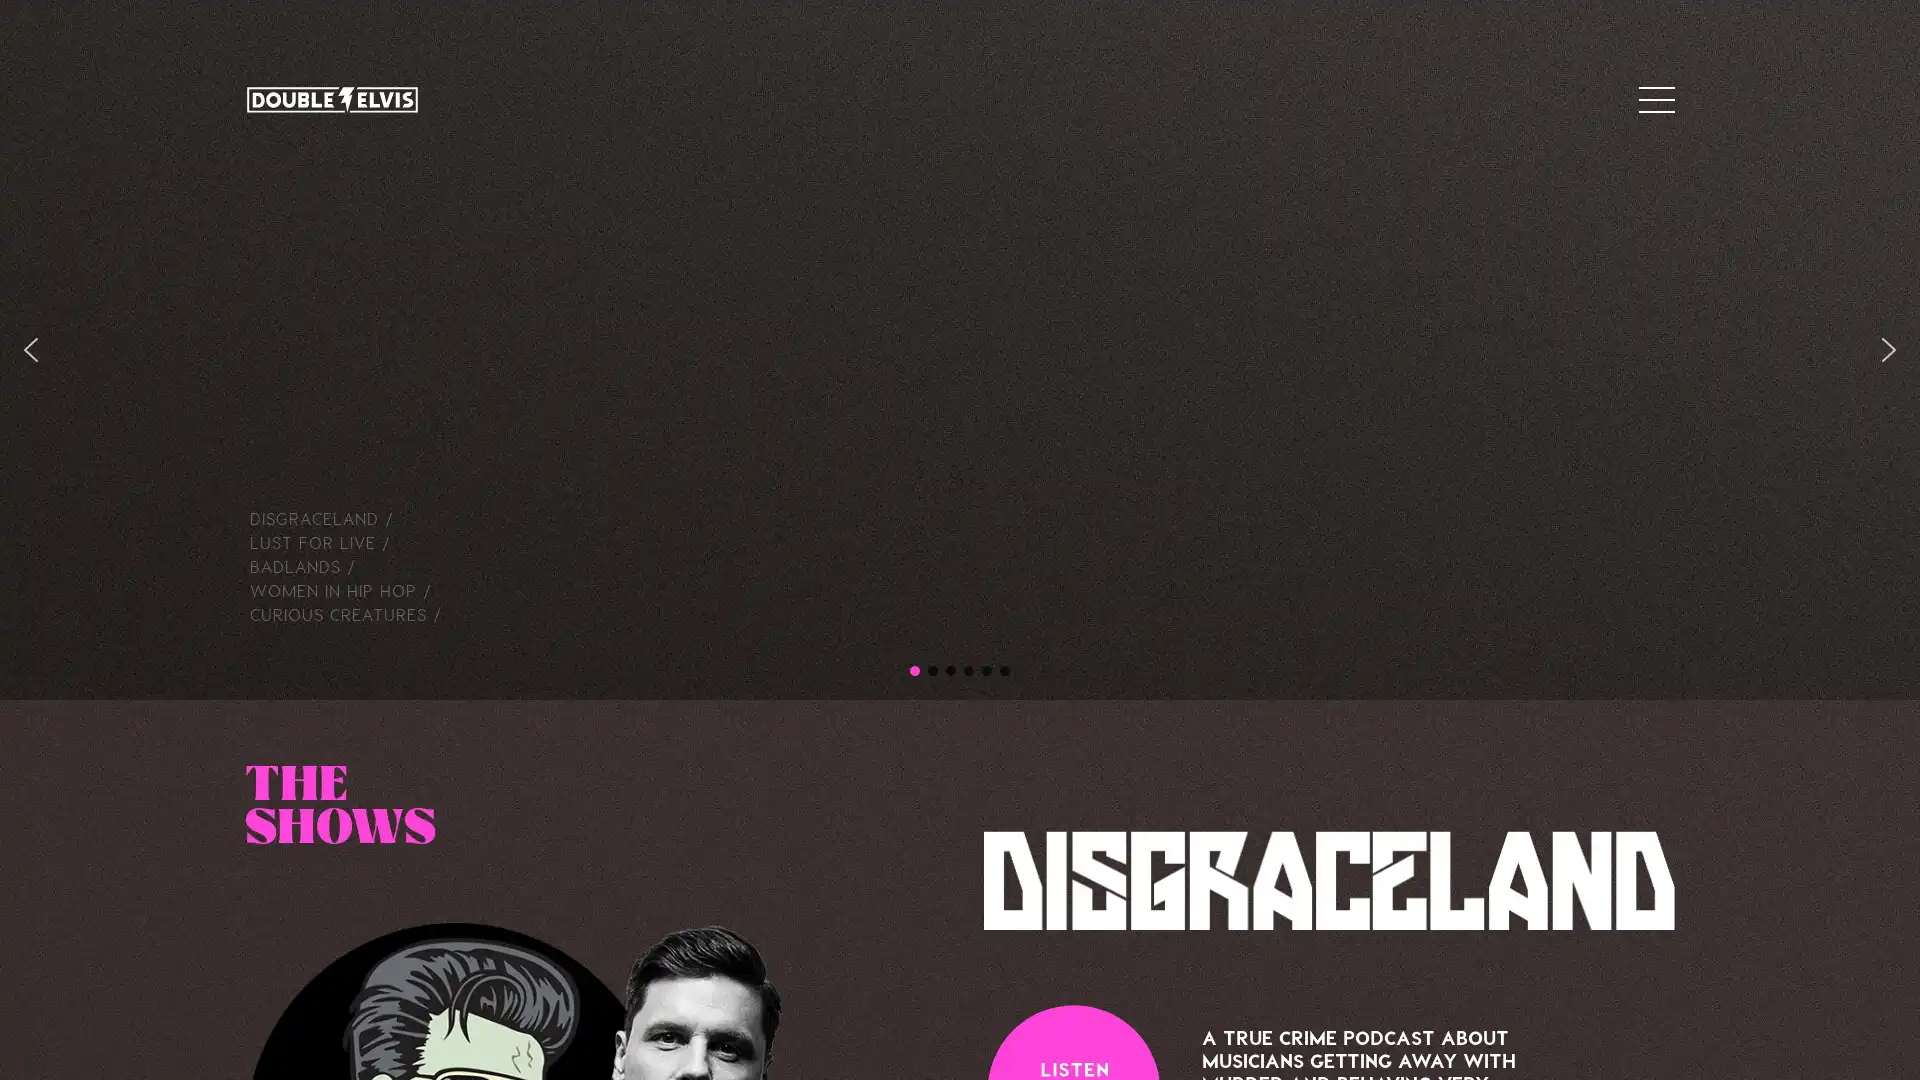 The width and height of the screenshot is (1920, 1080). Describe the element at coordinates (1004, 671) in the screenshot. I see `CC` at that location.